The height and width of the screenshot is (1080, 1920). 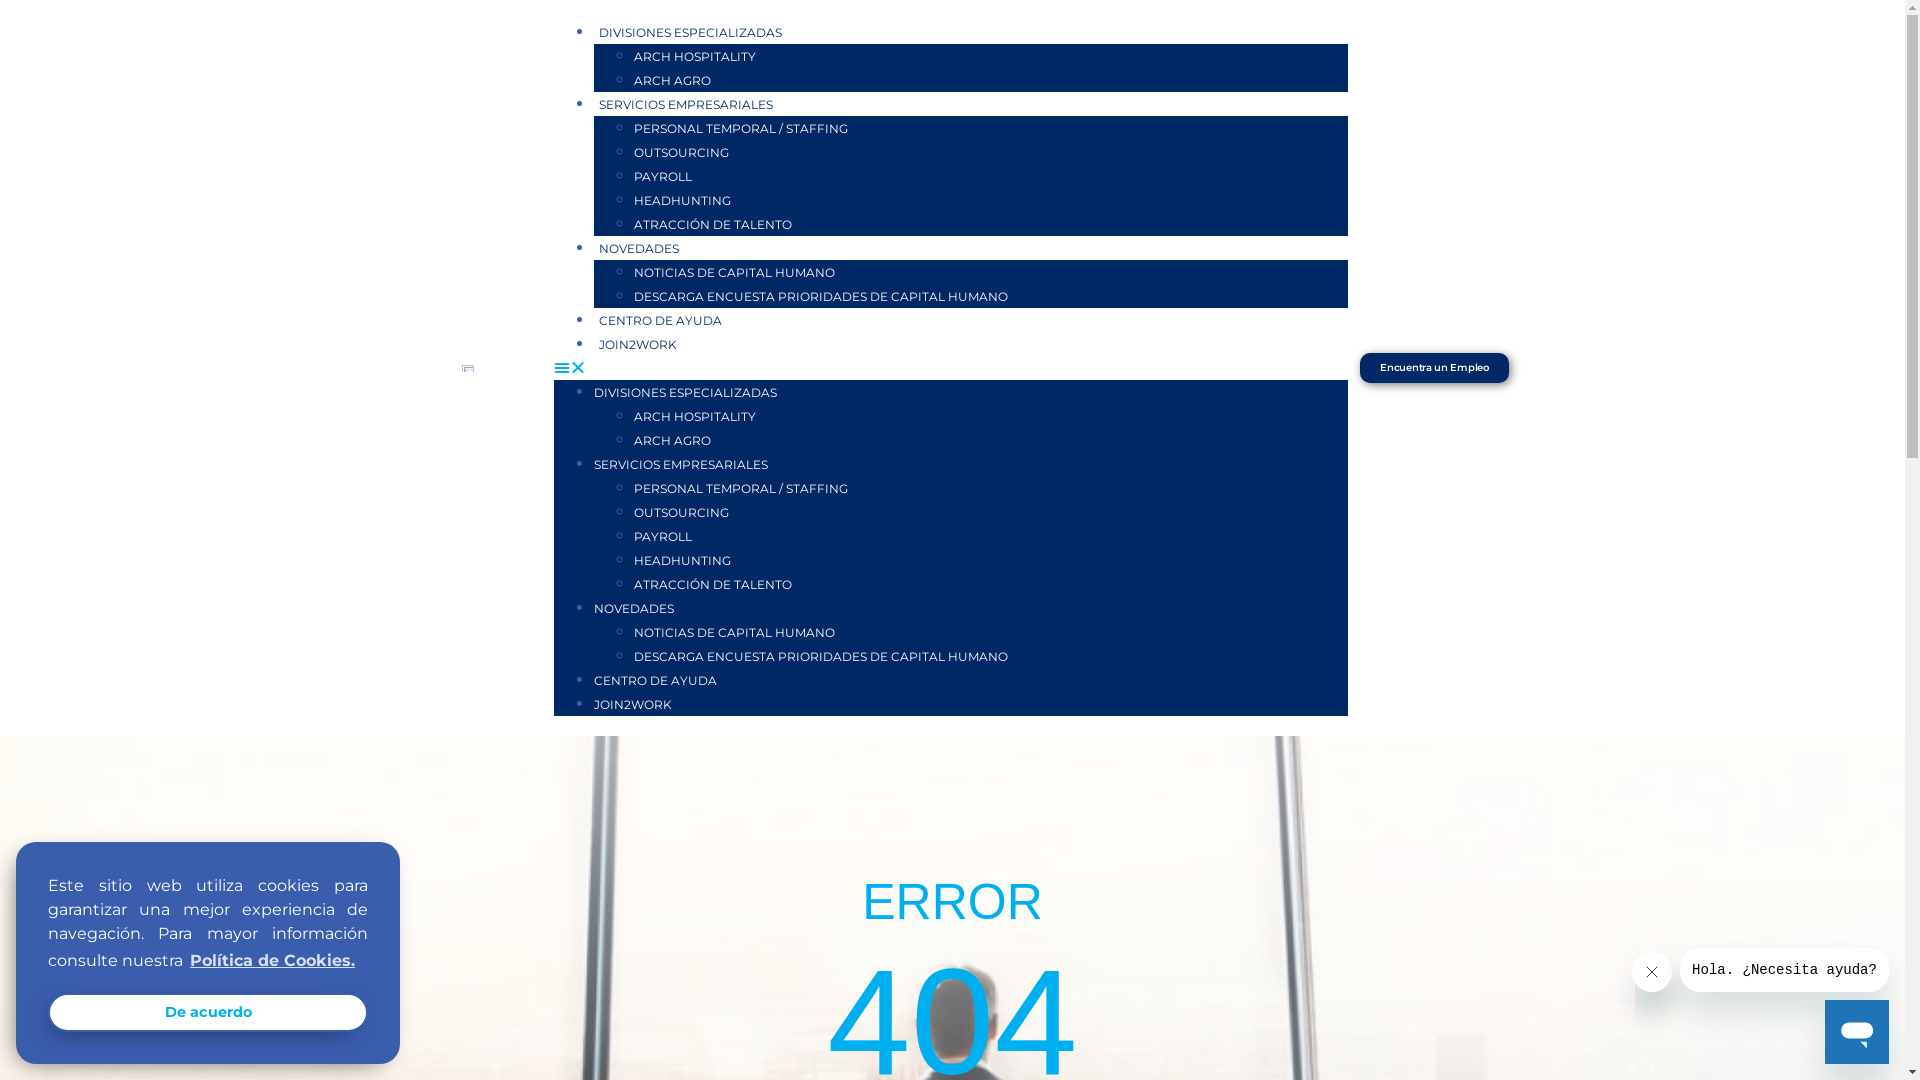 What do you see at coordinates (739, 128) in the screenshot?
I see `'PERSONAL TEMPORAL / STAFFING'` at bounding box center [739, 128].